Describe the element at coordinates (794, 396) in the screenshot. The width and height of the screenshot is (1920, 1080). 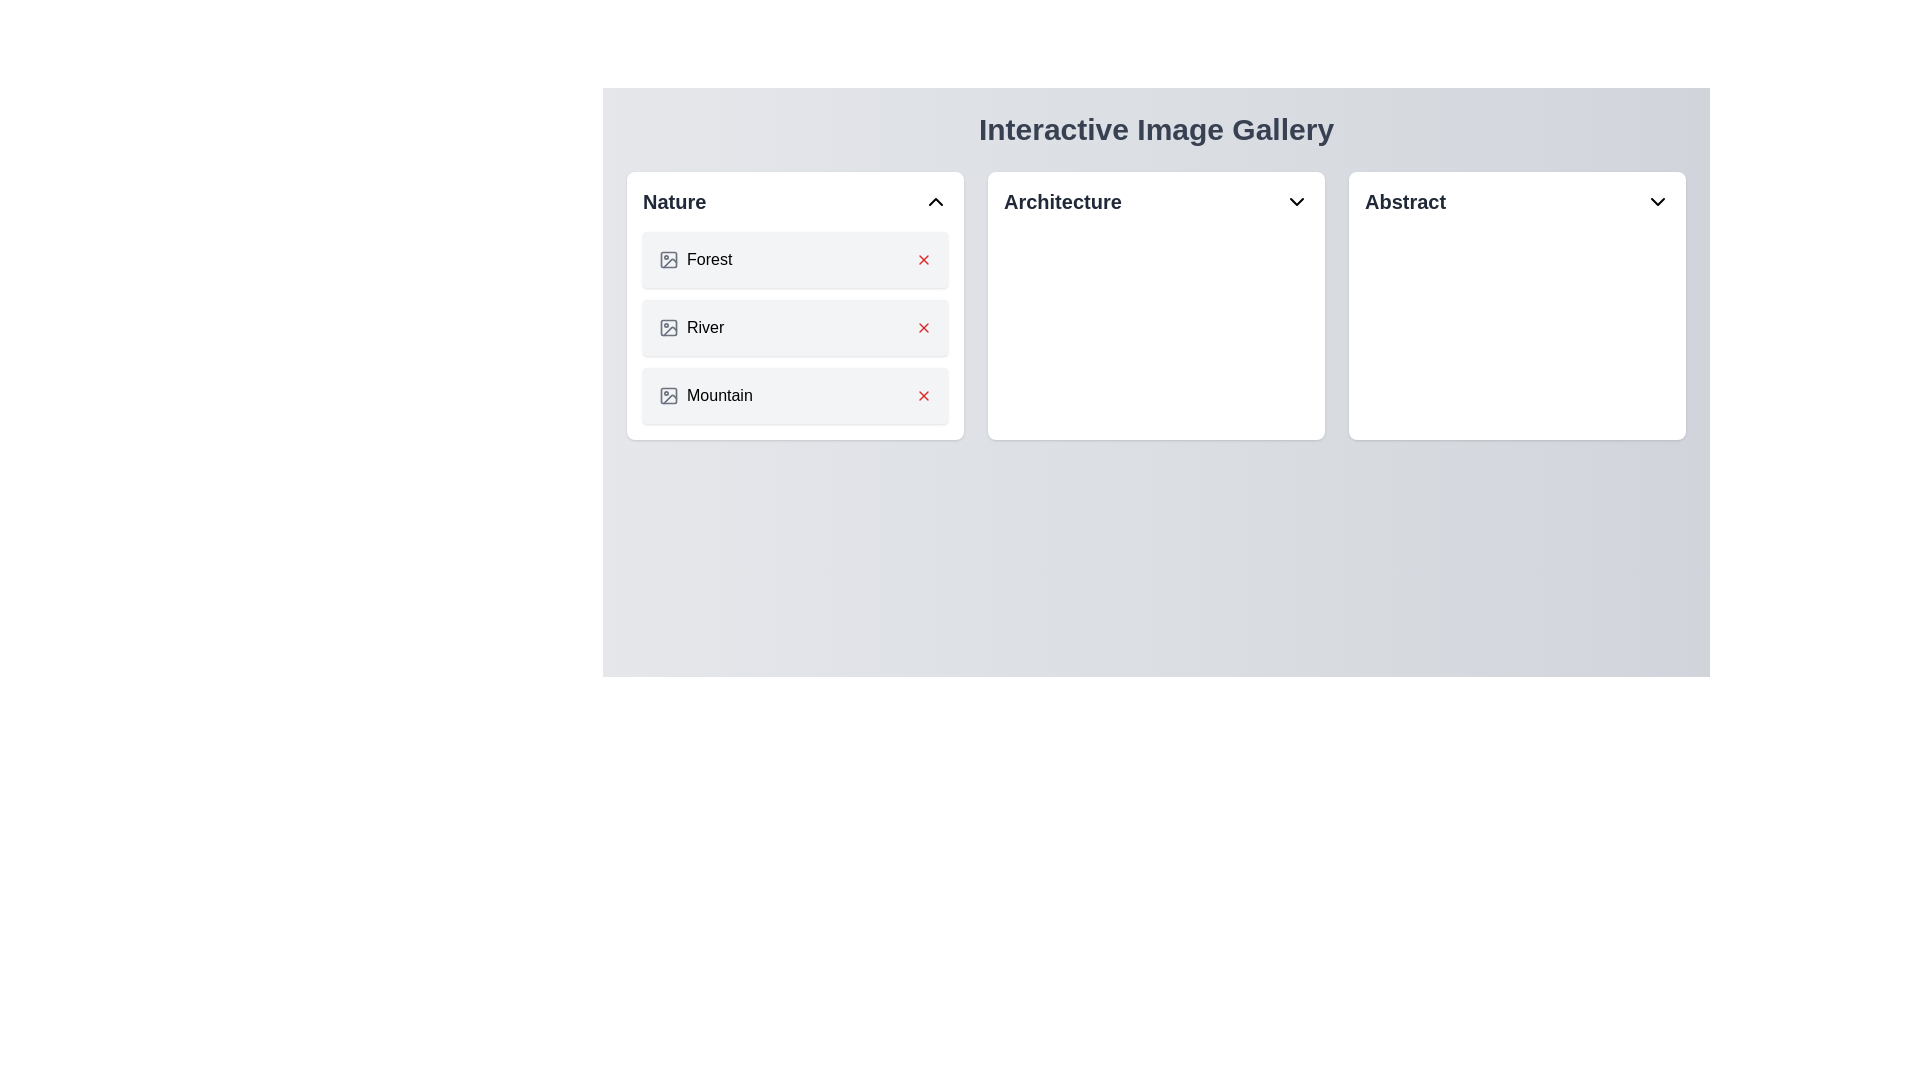
I see `the 'Mountain' category list item, which is the third entry in the vertical list under the 'Nature' section in the left panel` at that location.